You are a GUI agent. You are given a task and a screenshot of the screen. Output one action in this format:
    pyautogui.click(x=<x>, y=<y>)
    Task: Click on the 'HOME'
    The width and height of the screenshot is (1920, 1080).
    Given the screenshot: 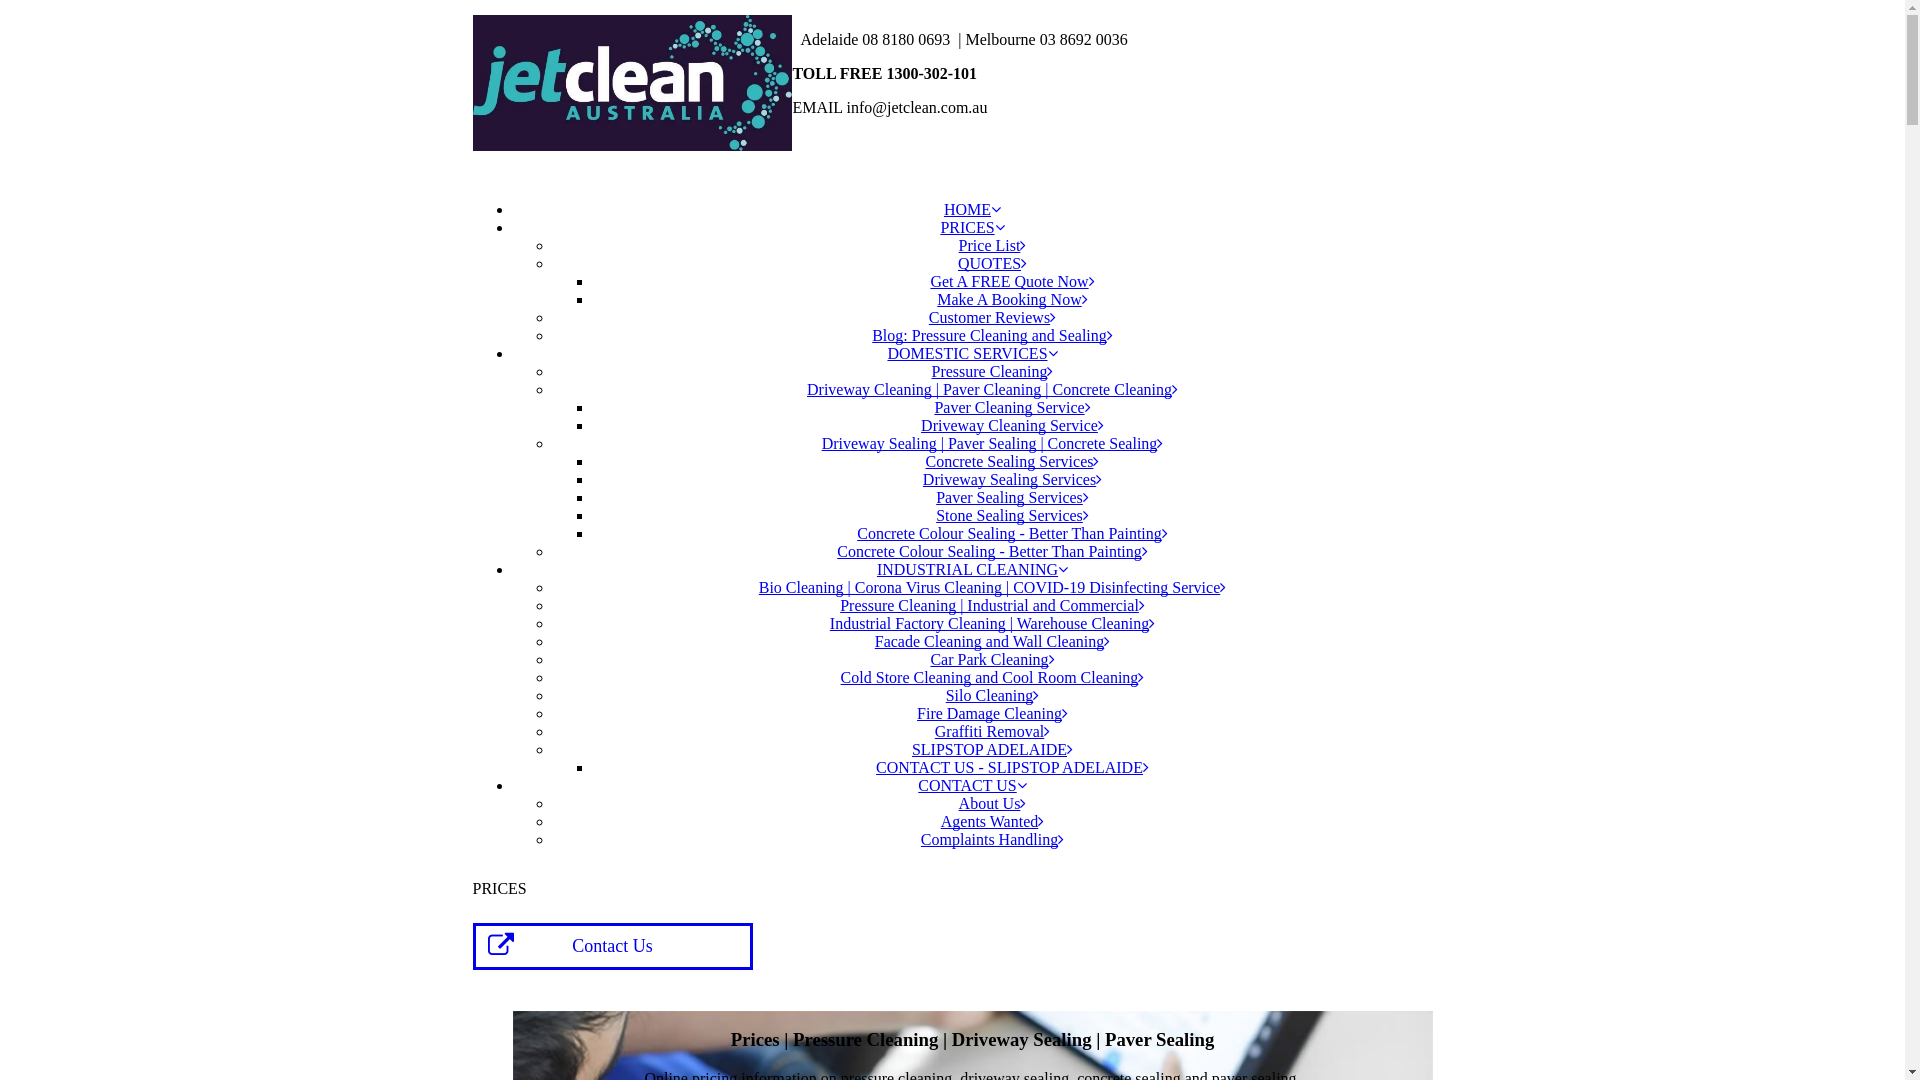 What is the action you would take?
    pyautogui.click(x=972, y=209)
    